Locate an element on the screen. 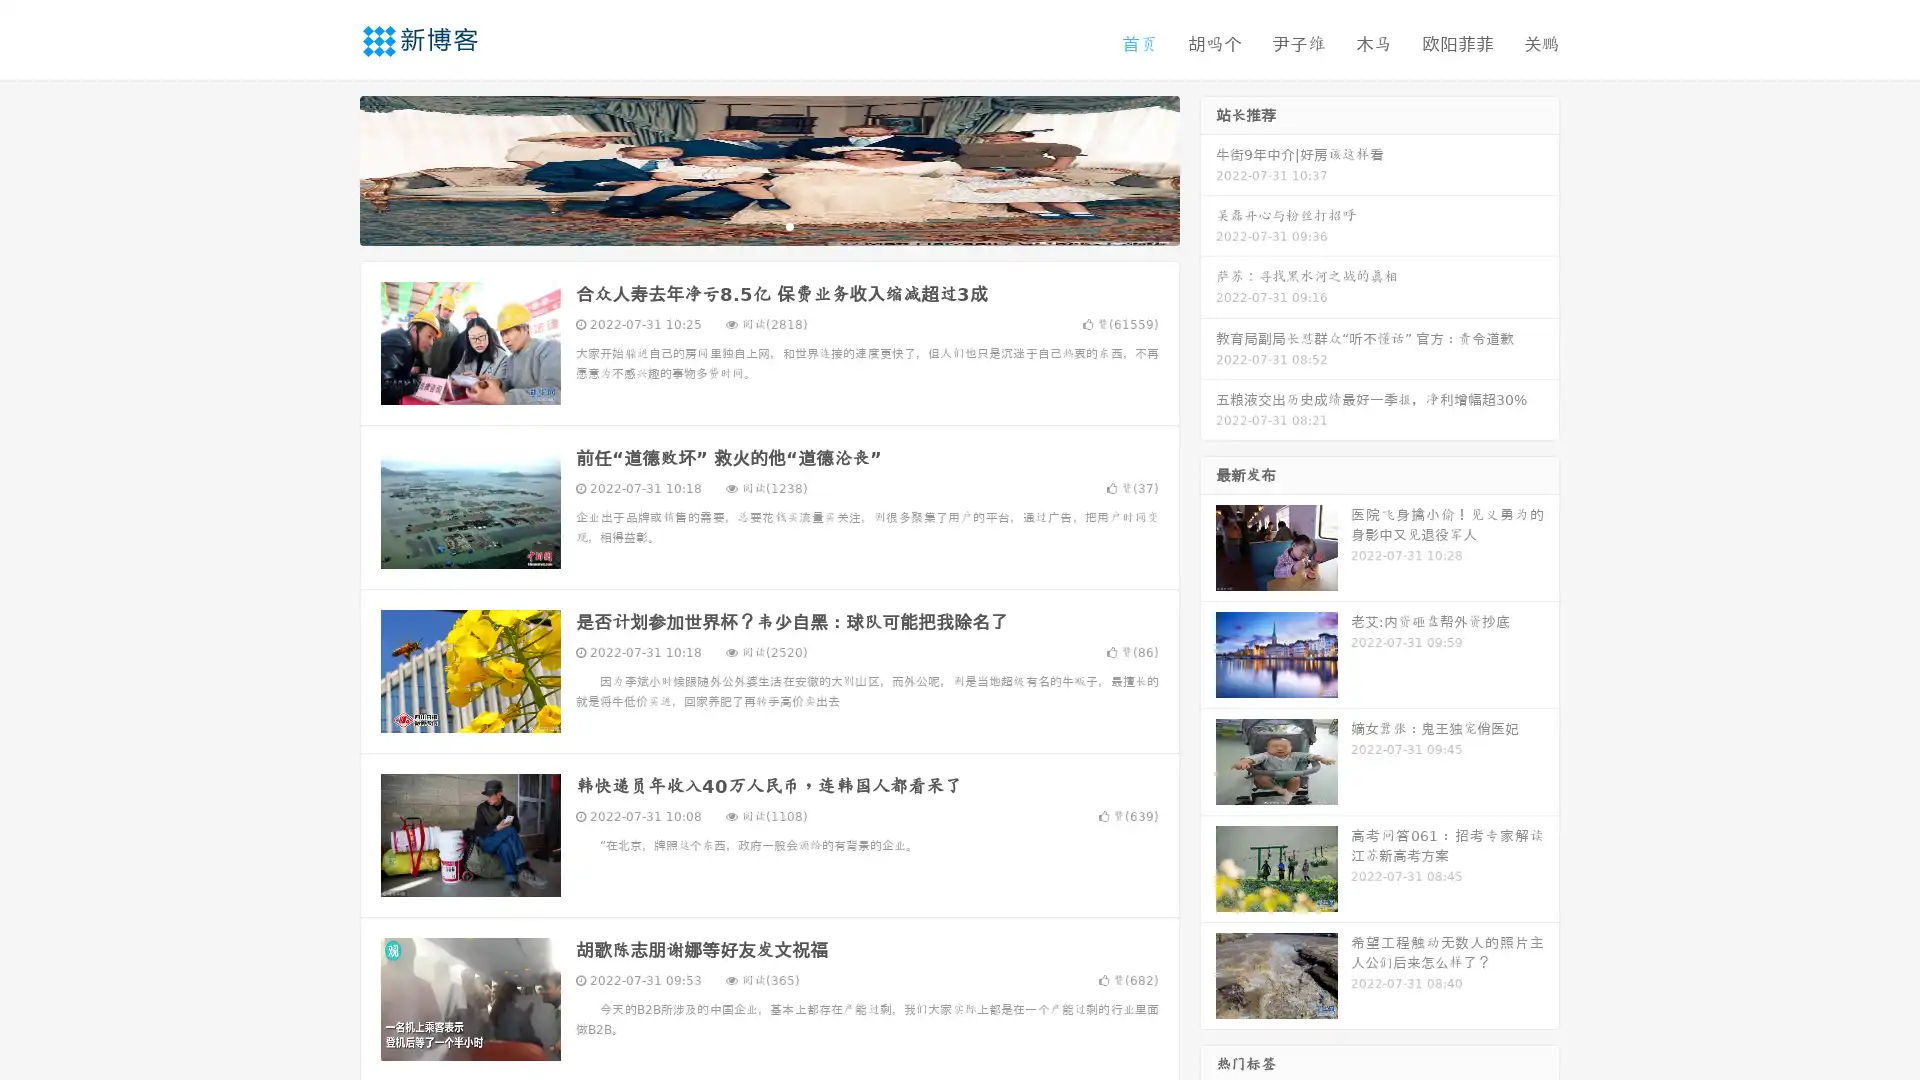 The height and width of the screenshot is (1080, 1920). Go to slide 1 is located at coordinates (748, 225).